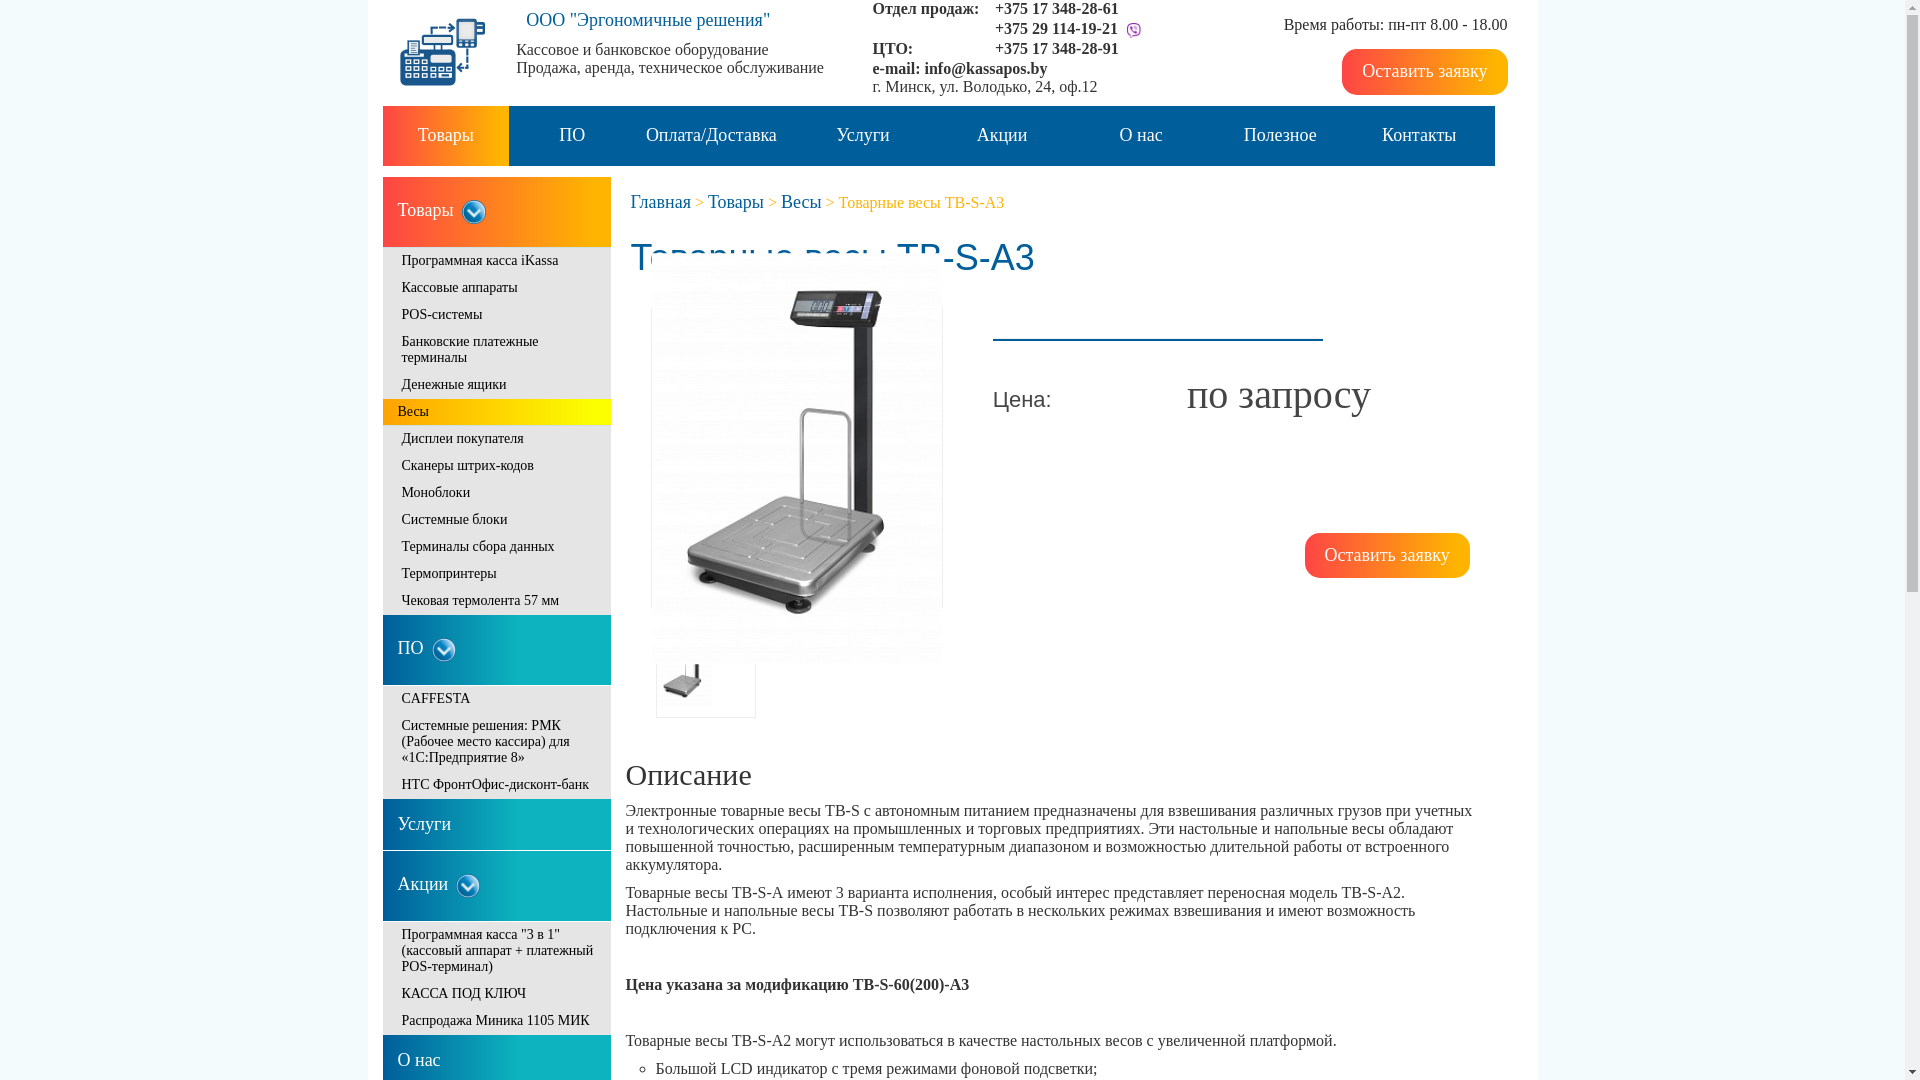 This screenshot has width=1920, height=1080. Describe the element at coordinates (1055, 47) in the screenshot. I see `'+375 17 348-28-91'` at that location.